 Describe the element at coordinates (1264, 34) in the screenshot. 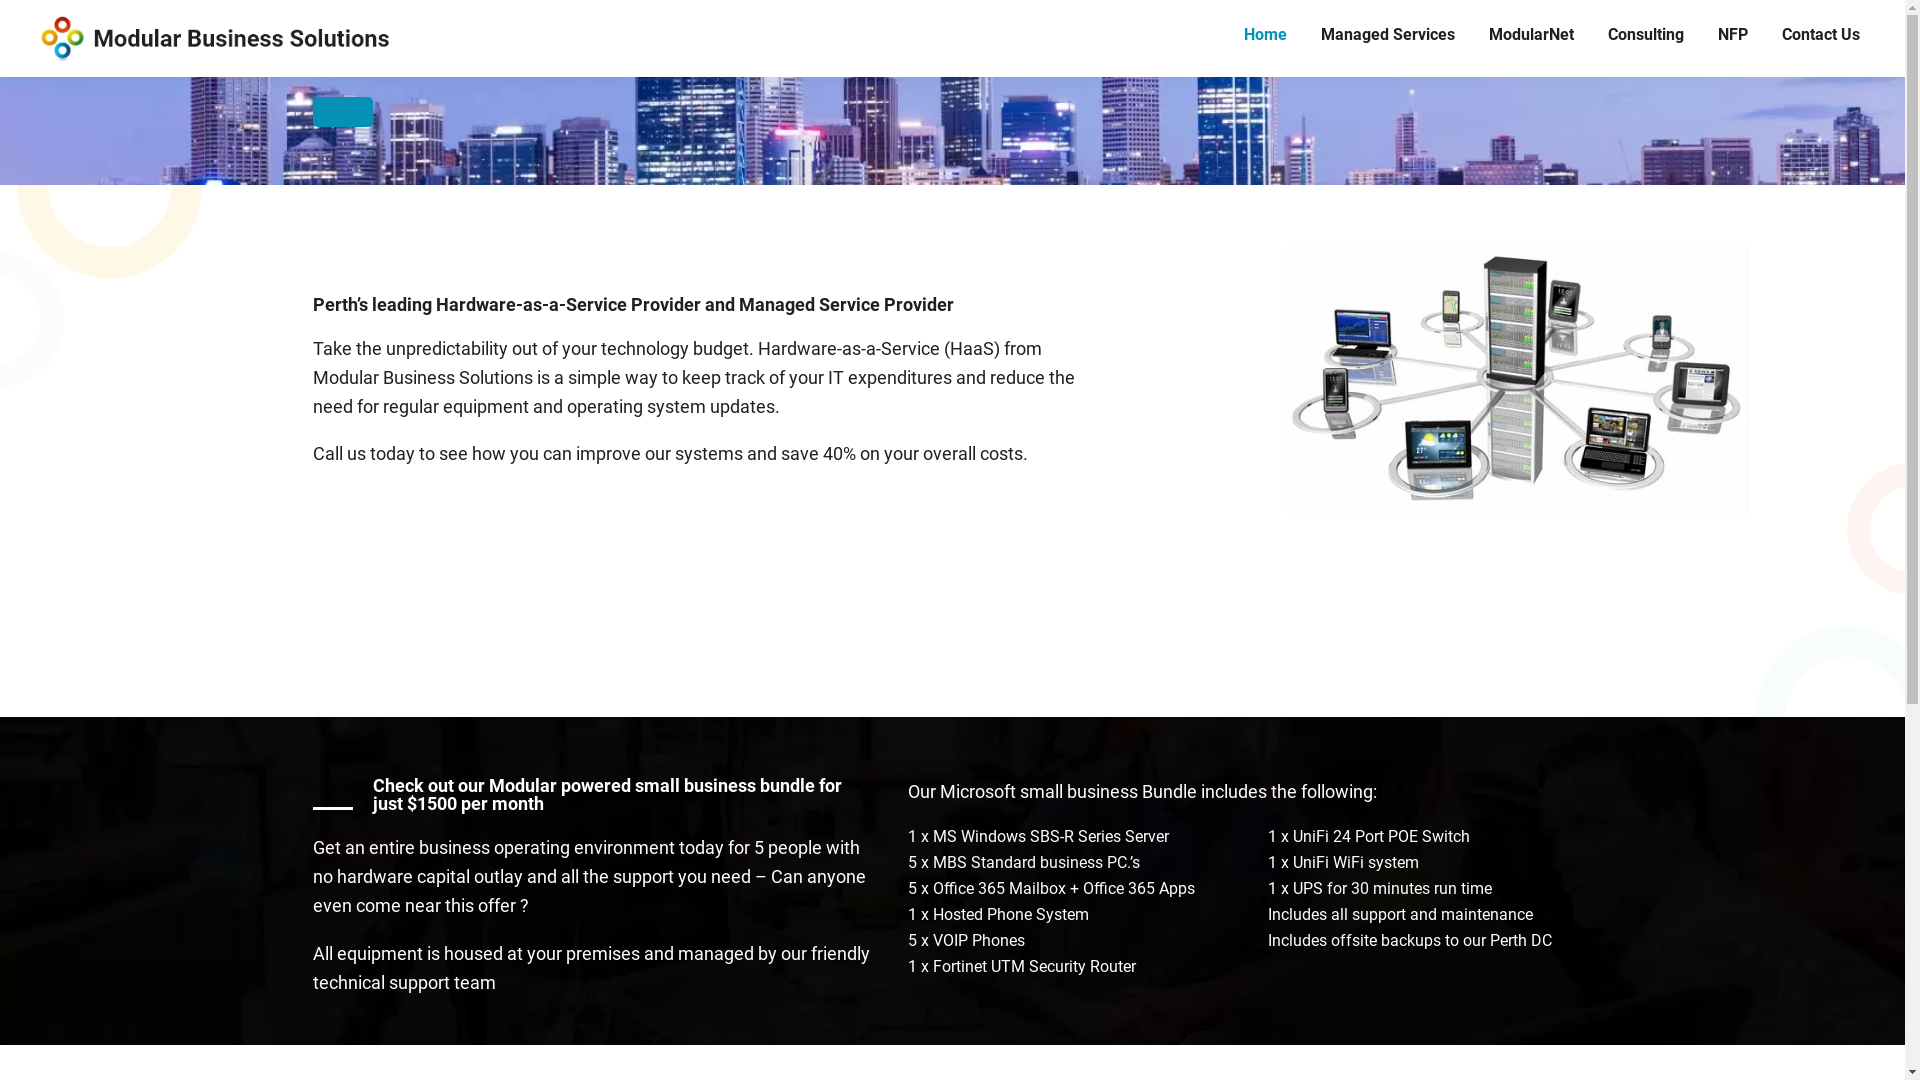

I see `'Home'` at that location.